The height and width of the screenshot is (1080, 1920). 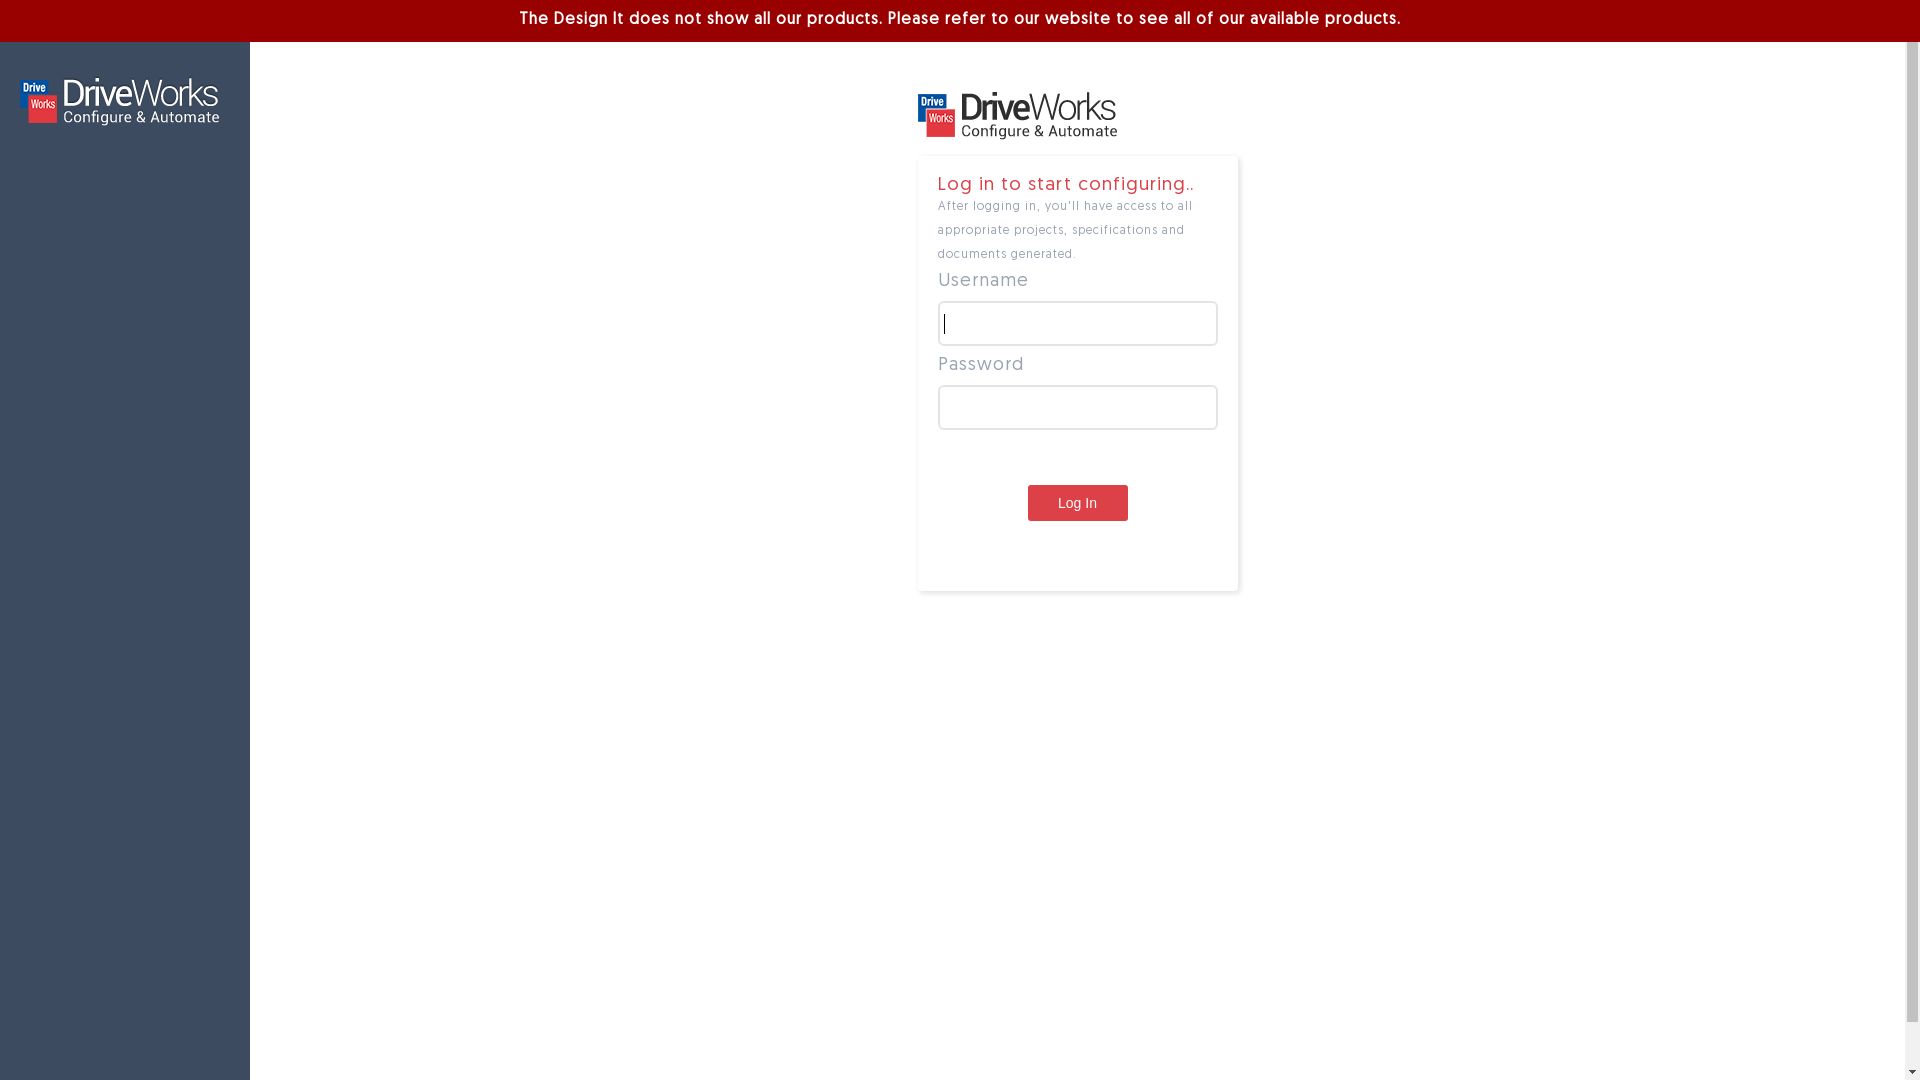 I want to click on 'Log In', so click(x=1077, y=501).